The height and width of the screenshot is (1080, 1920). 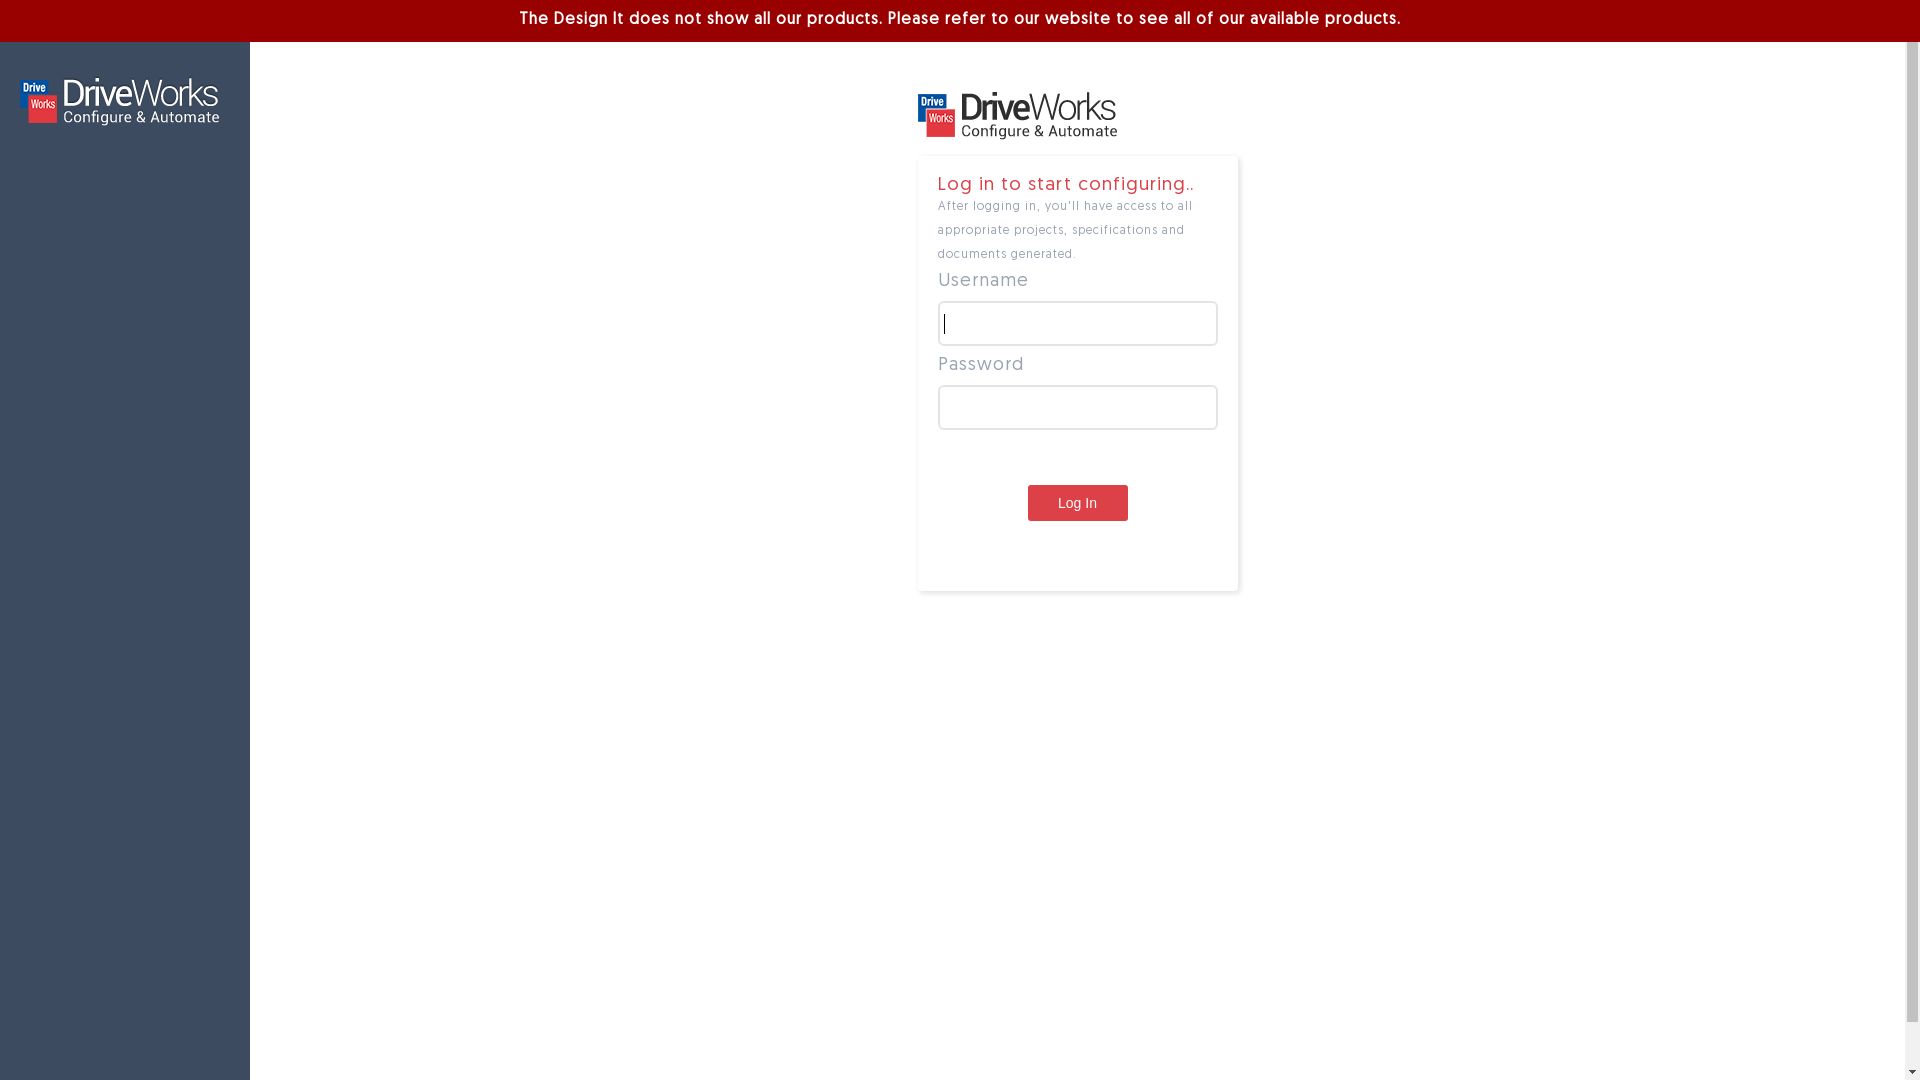 I want to click on 'Log In', so click(x=1077, y=501).